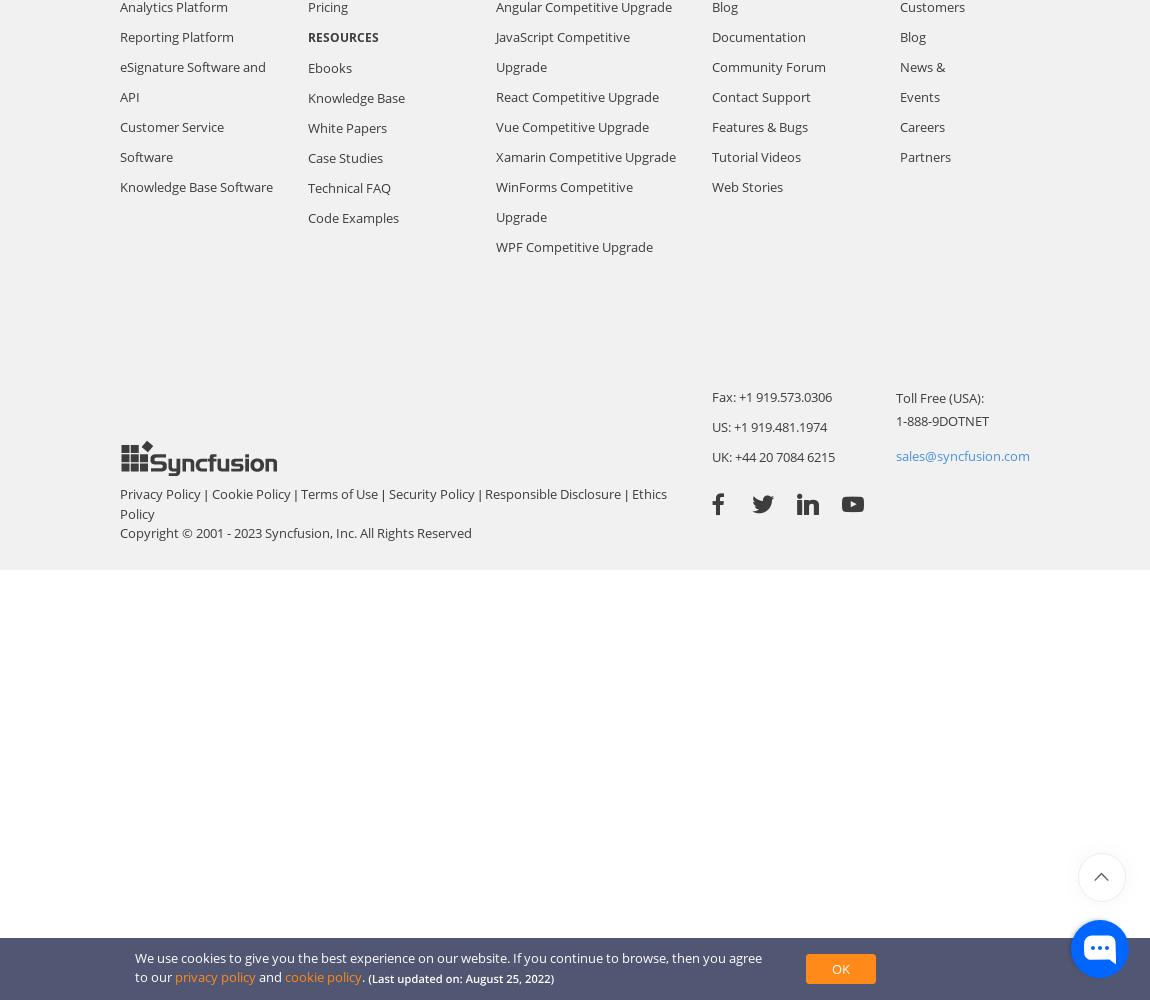  What do you see at coordinates (710, 426) in the screenshot?
I see `'US: +1 919.481.1974'` at bounding box center [710, 426].